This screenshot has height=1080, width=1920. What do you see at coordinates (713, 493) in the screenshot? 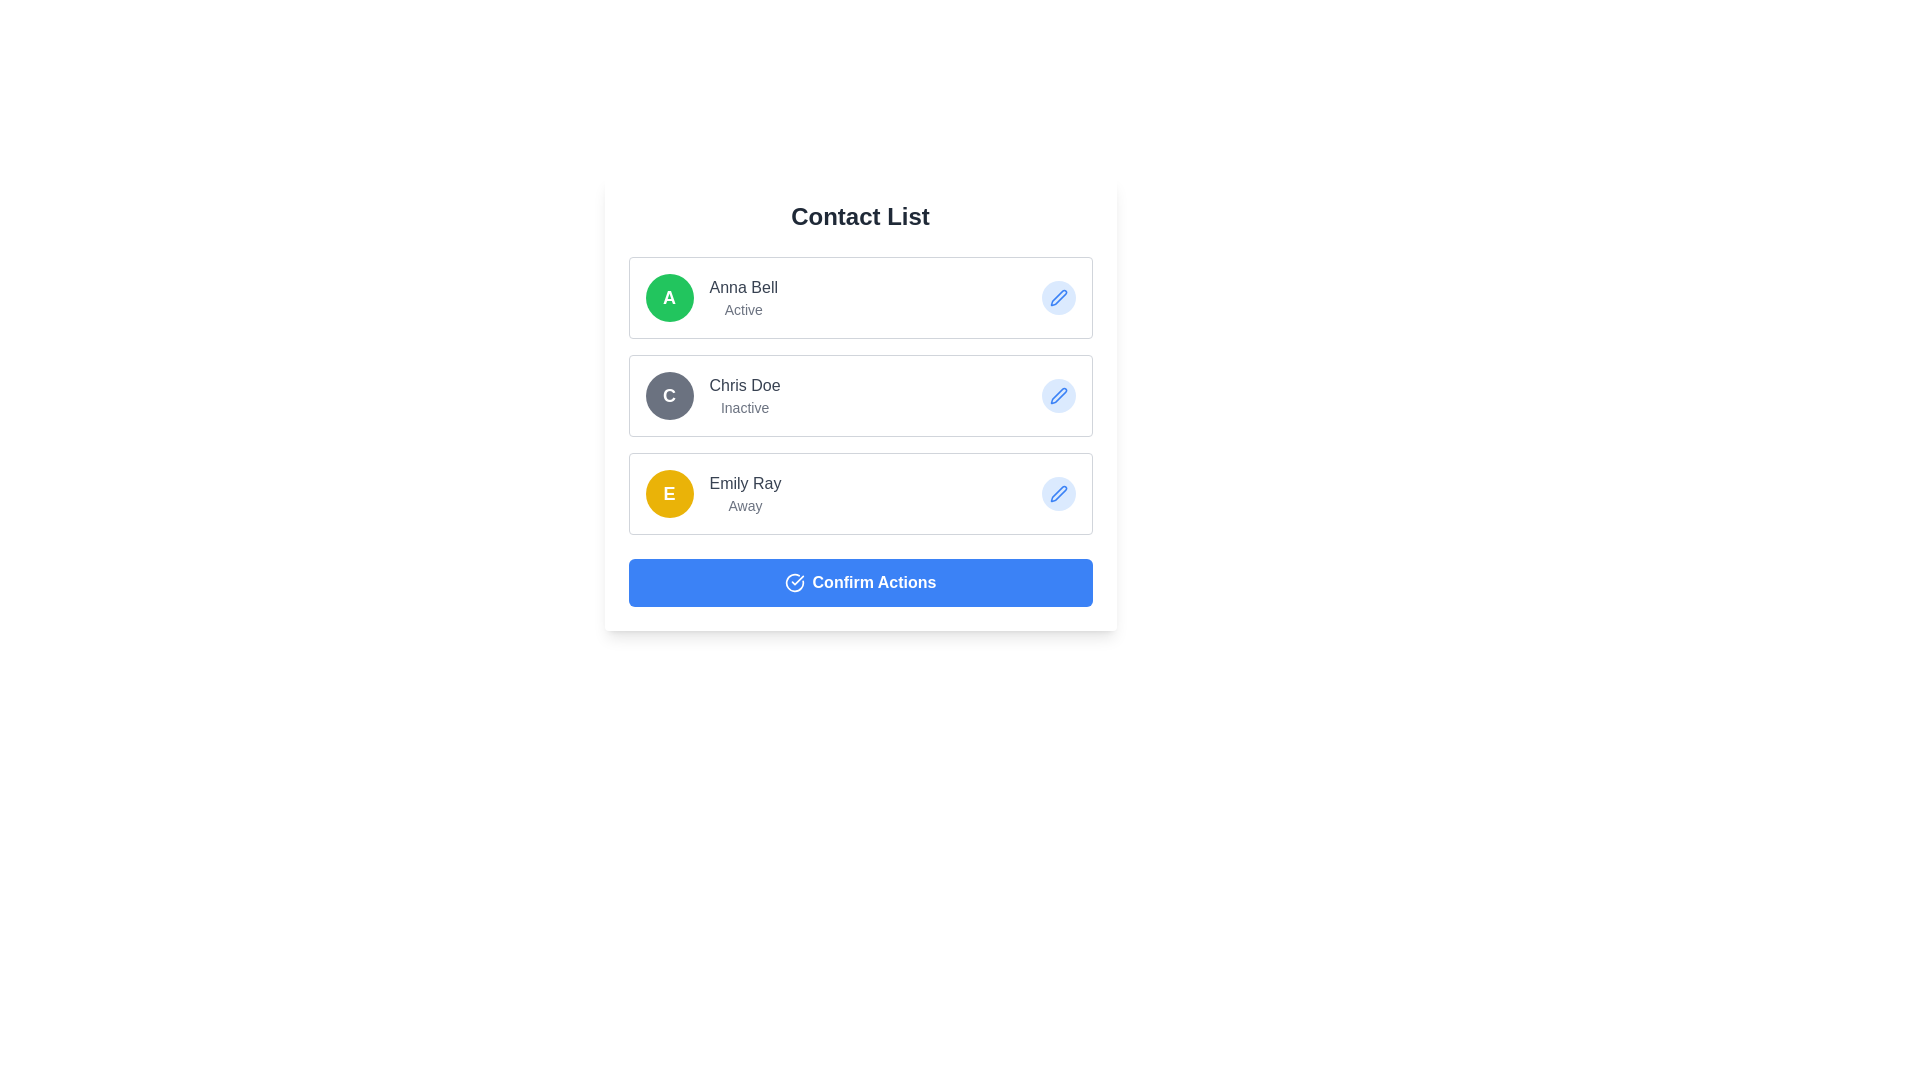
I see `the list item representing 'Emily Ray', which features a yellow circular icon with a white 'E' and text displaying 'Emily Ray' and 'away'` at bounding box center [713, 493].